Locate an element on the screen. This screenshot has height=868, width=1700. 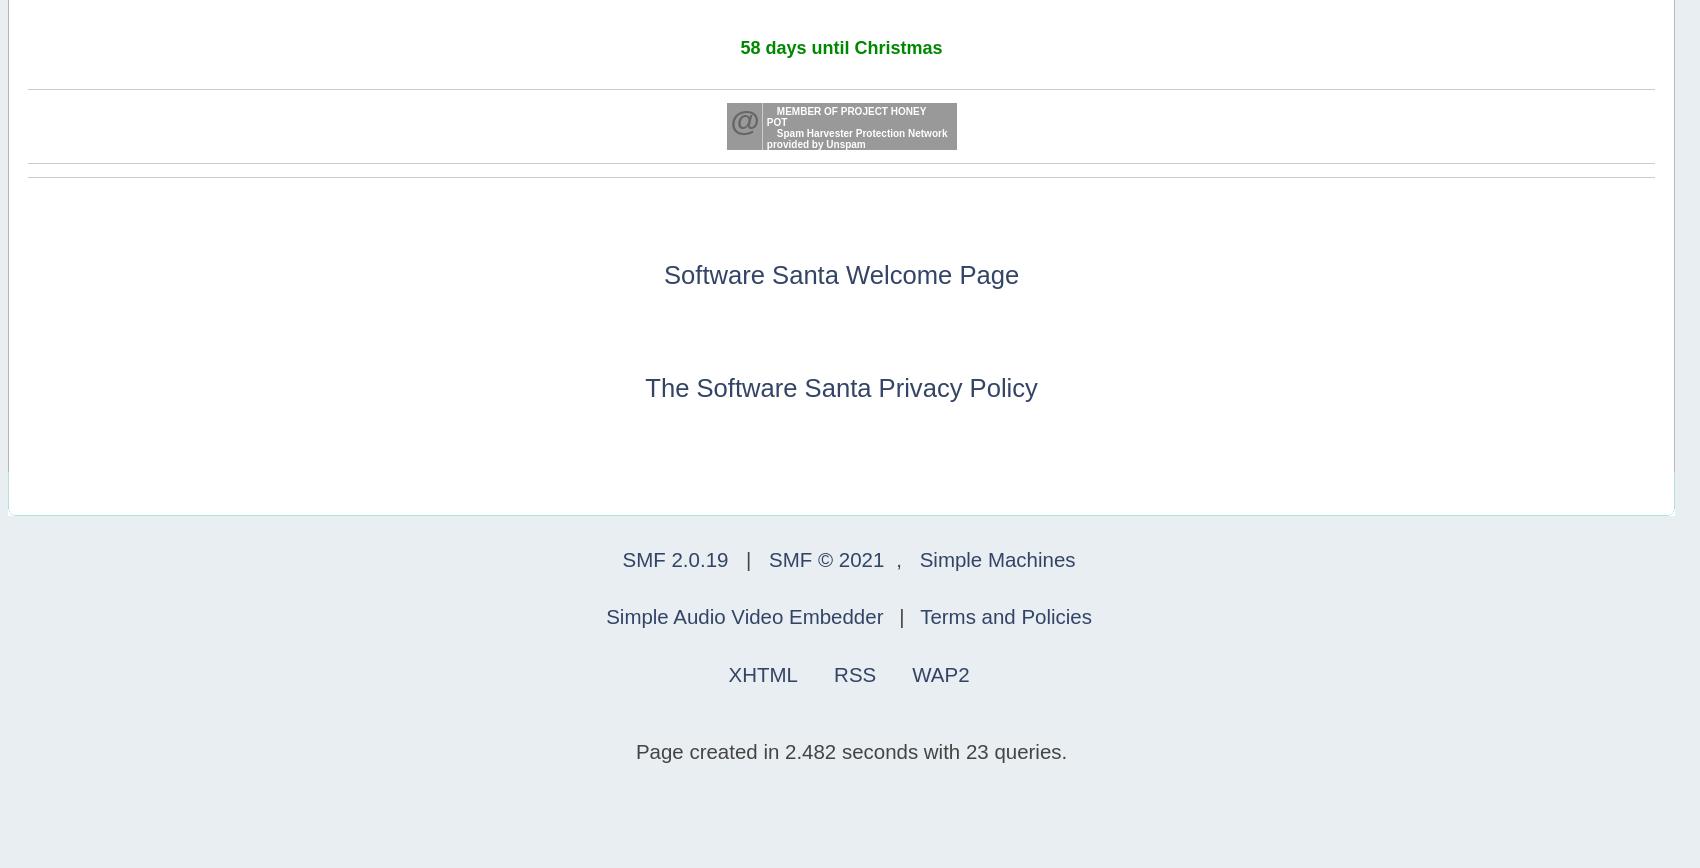
',' is located at coordinates (901, 559).